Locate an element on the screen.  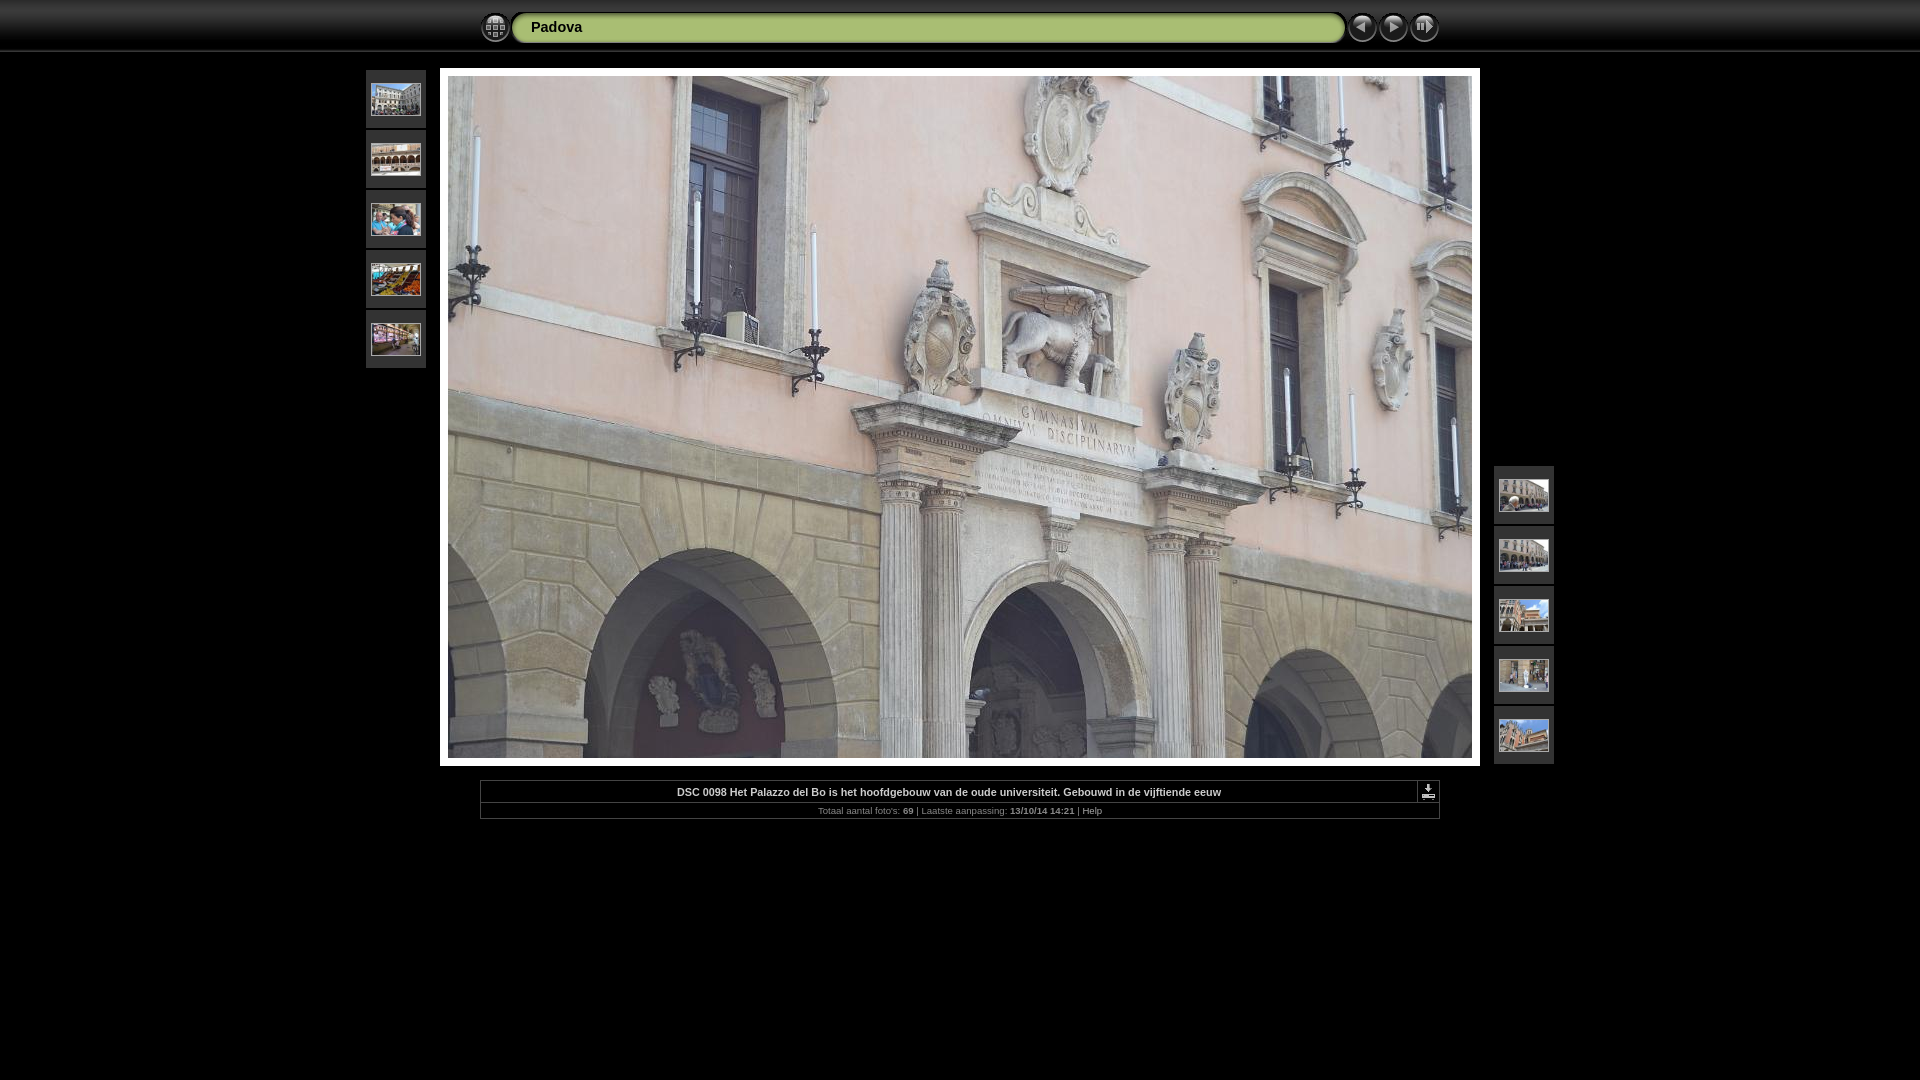
'Padova' is located at coordinates (556, 27).